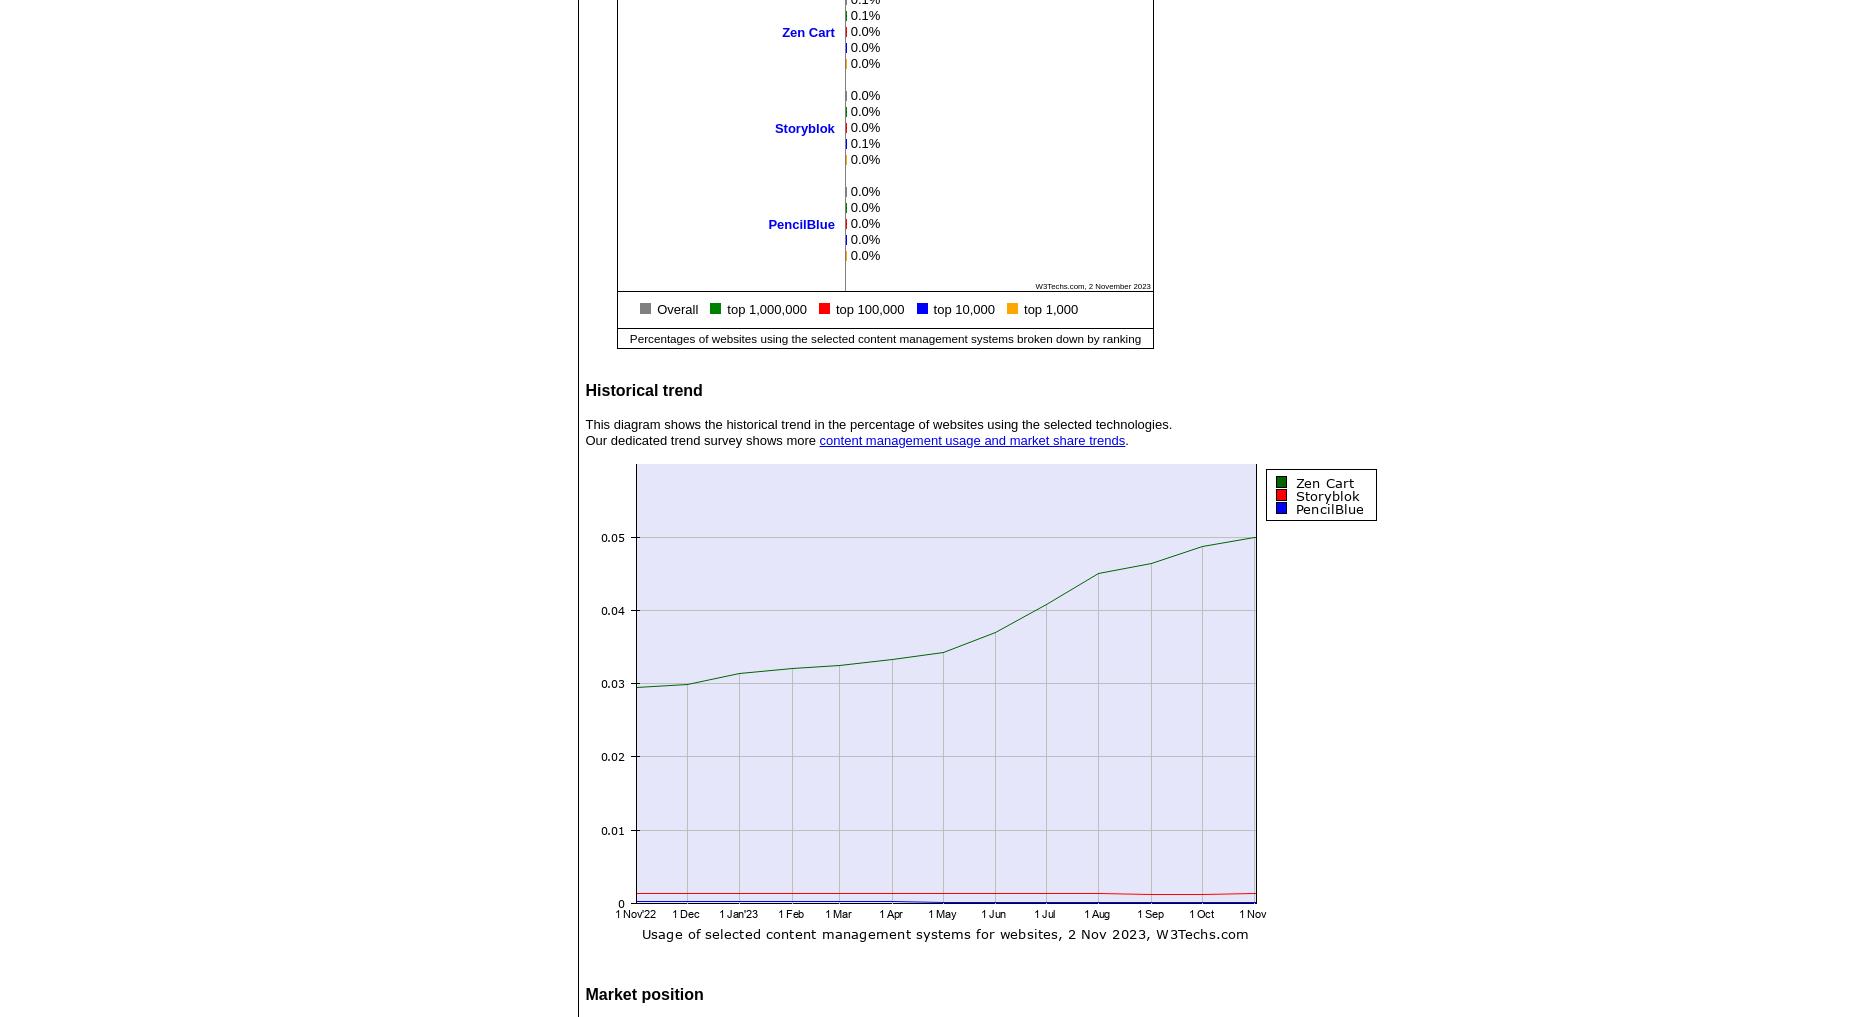 This screenshot has height=1017, width=1850. Describe the element at coordinates (878, 424) in the screenshot. I see `'This diagram shows the historical trend in the percentage of websites using the selected technologies.'` at that location.